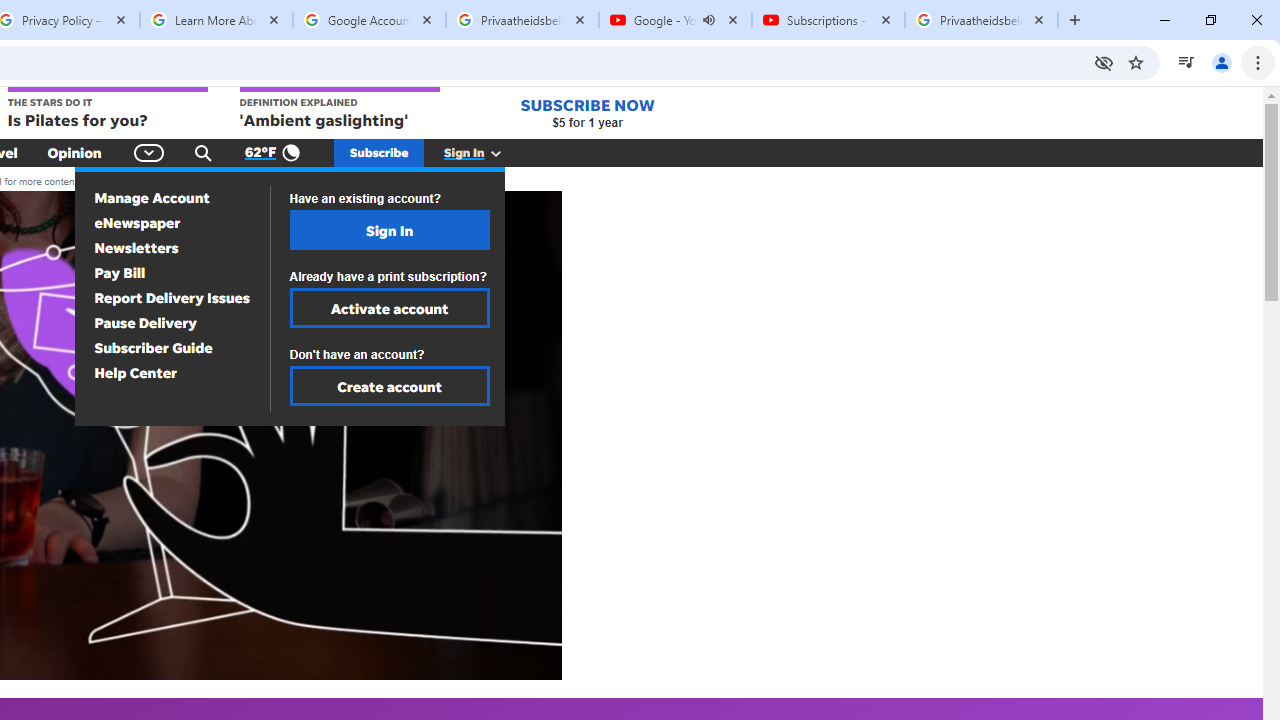 This screenshot has height=720, width=1280. I want to click on 'Create account', so click(389, 385).